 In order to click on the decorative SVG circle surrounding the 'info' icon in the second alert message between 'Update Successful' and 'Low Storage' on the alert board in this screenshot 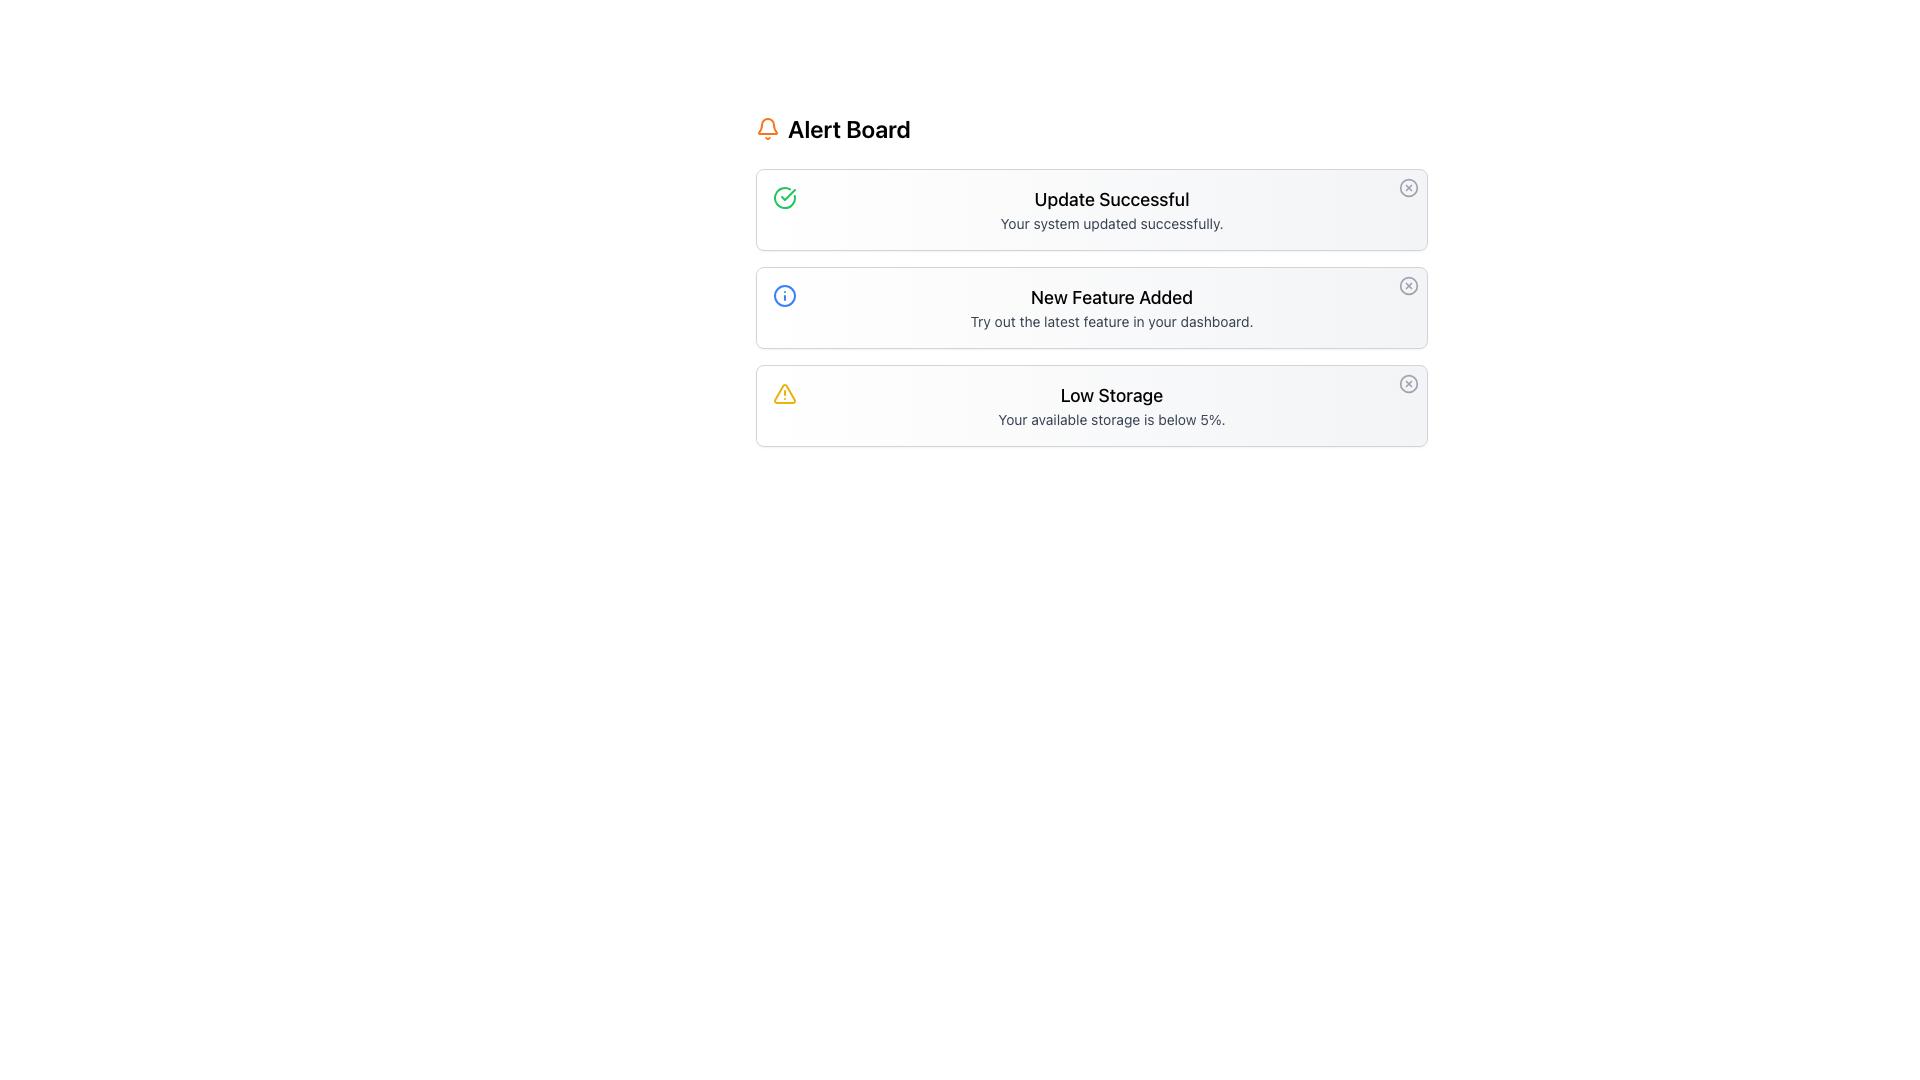, I will do `click(784, 296)`.